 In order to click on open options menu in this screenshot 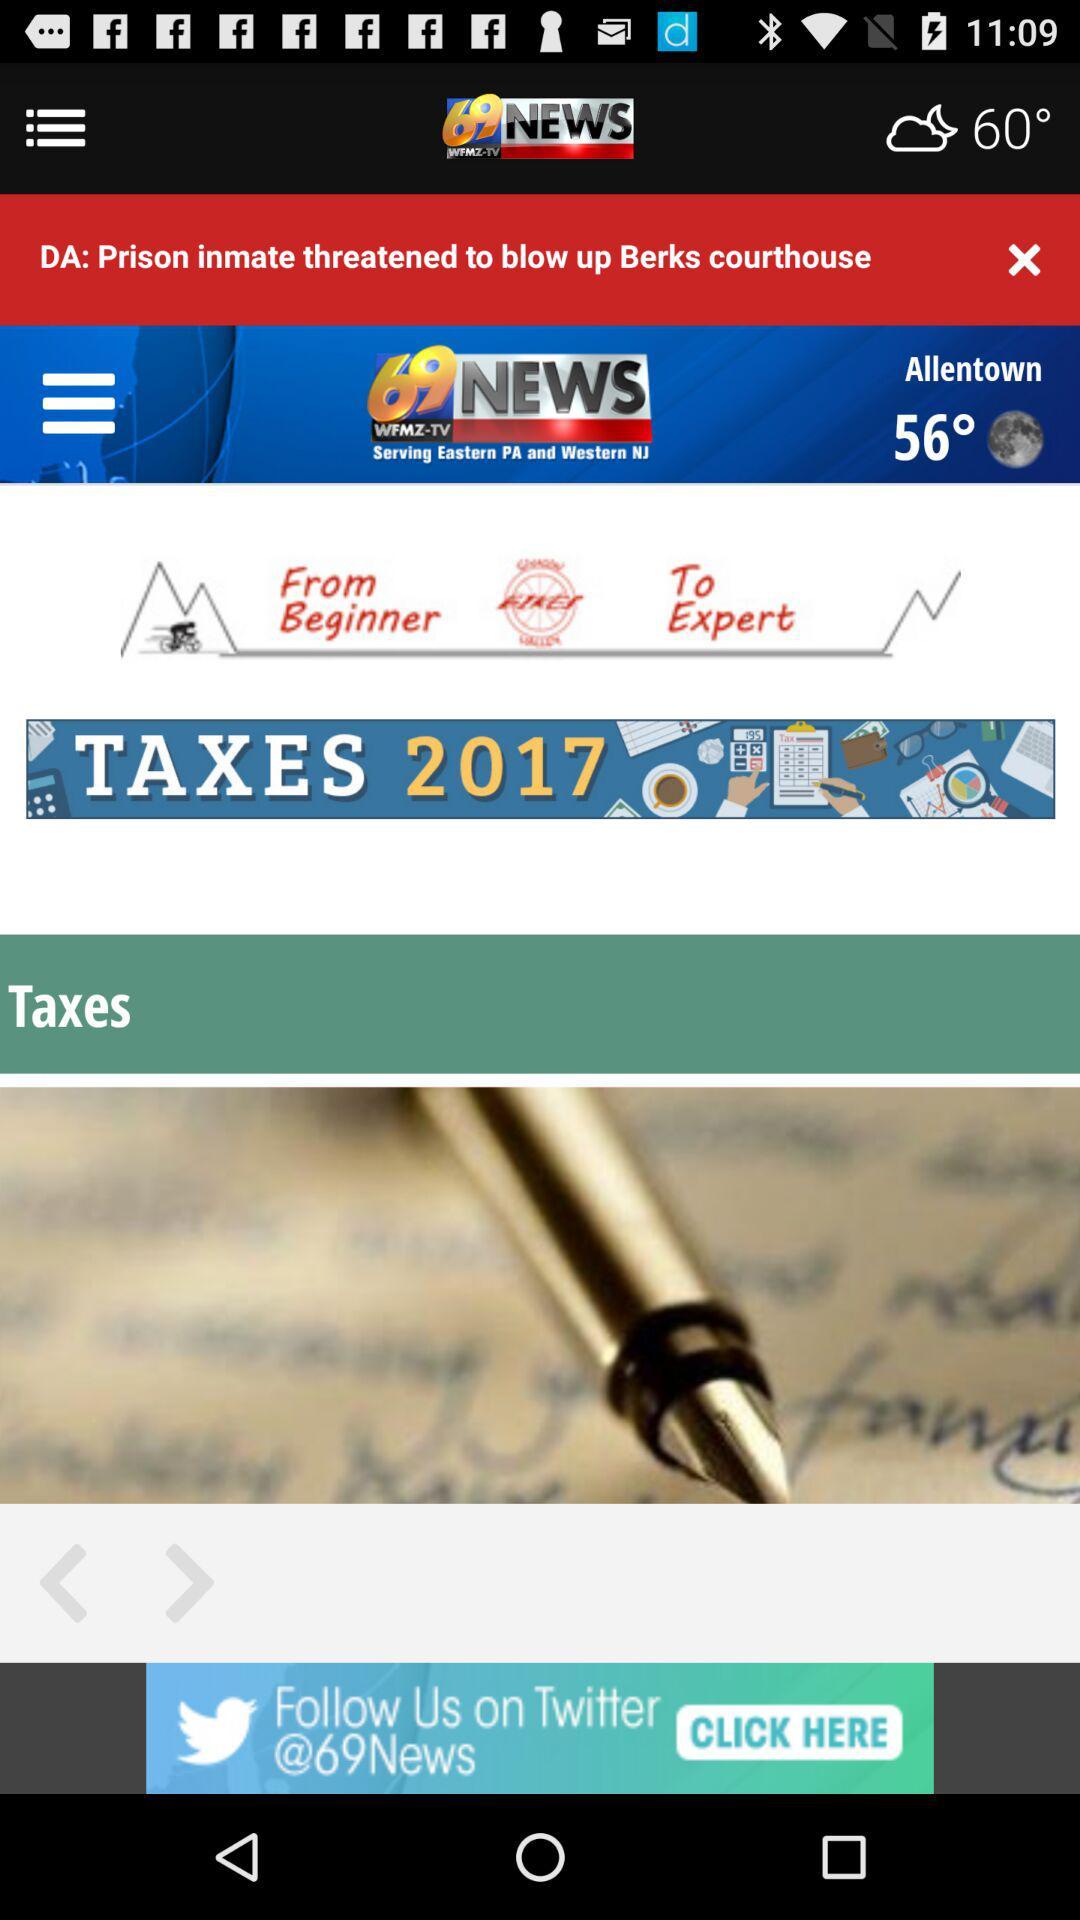, I will do `click(540, 127)`.